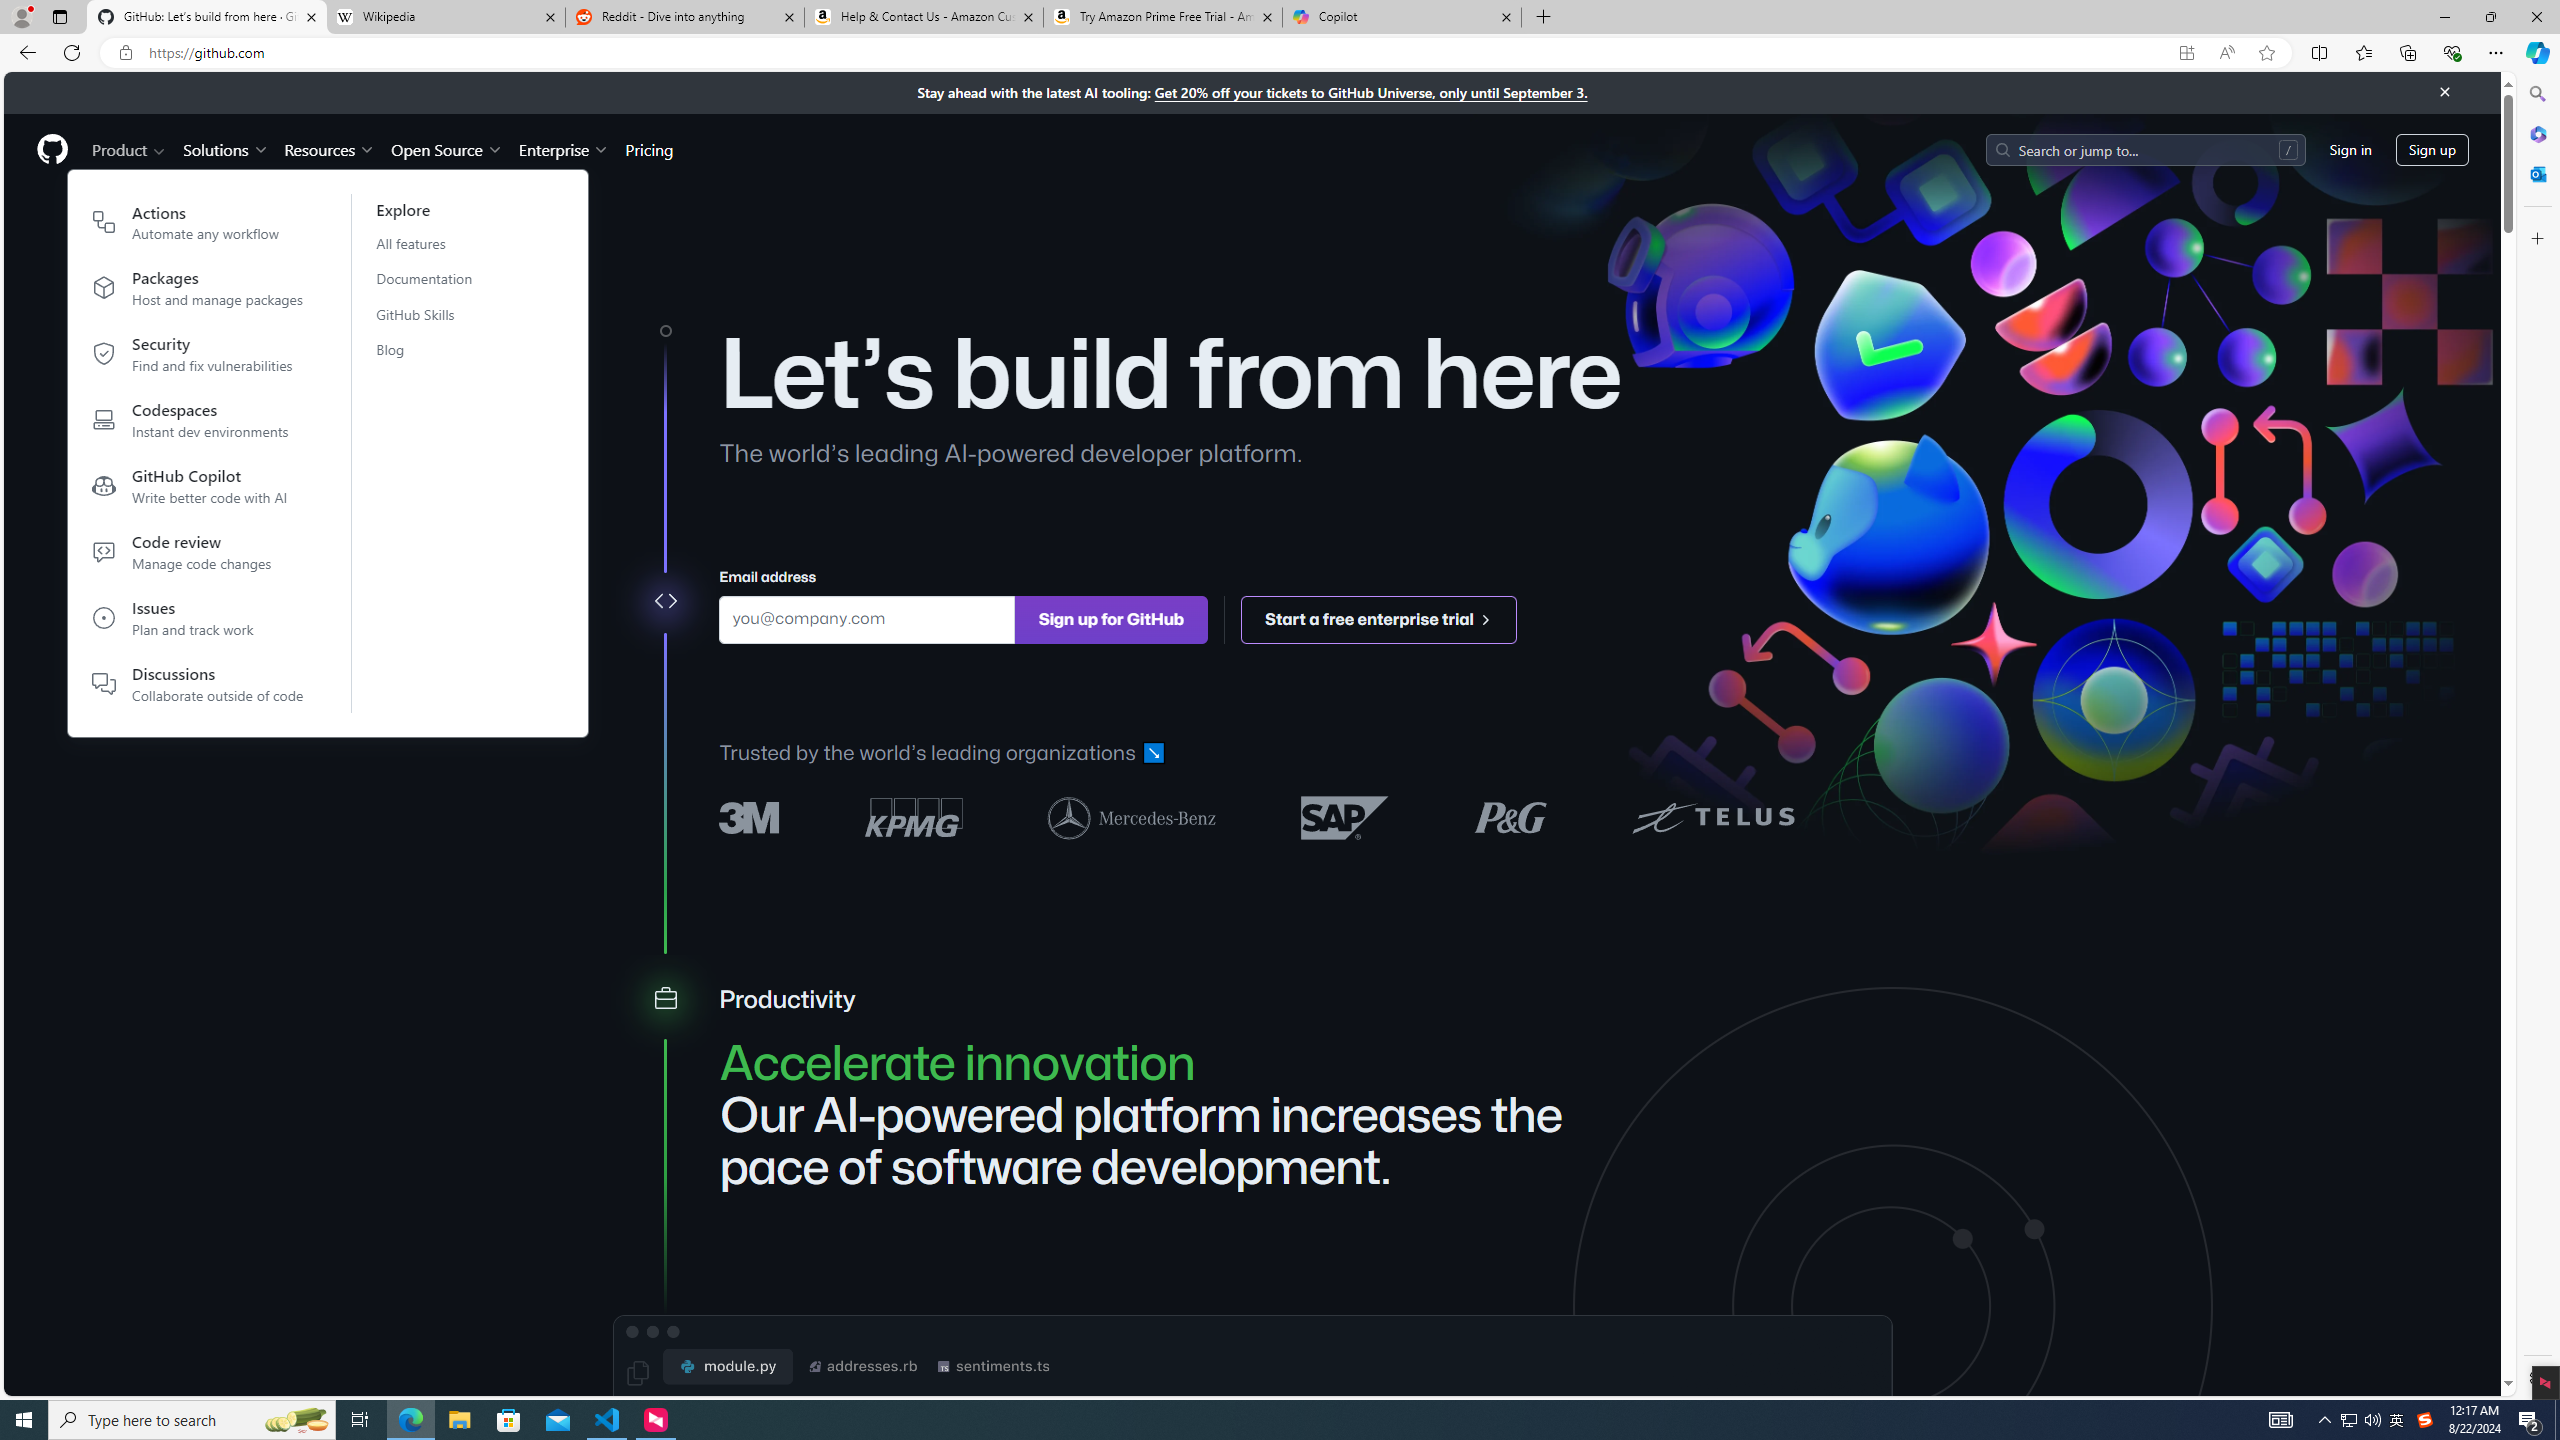 This screenshot has width=2560, height=1440. I want to click on 'Wikipedia', so click(444, 16).